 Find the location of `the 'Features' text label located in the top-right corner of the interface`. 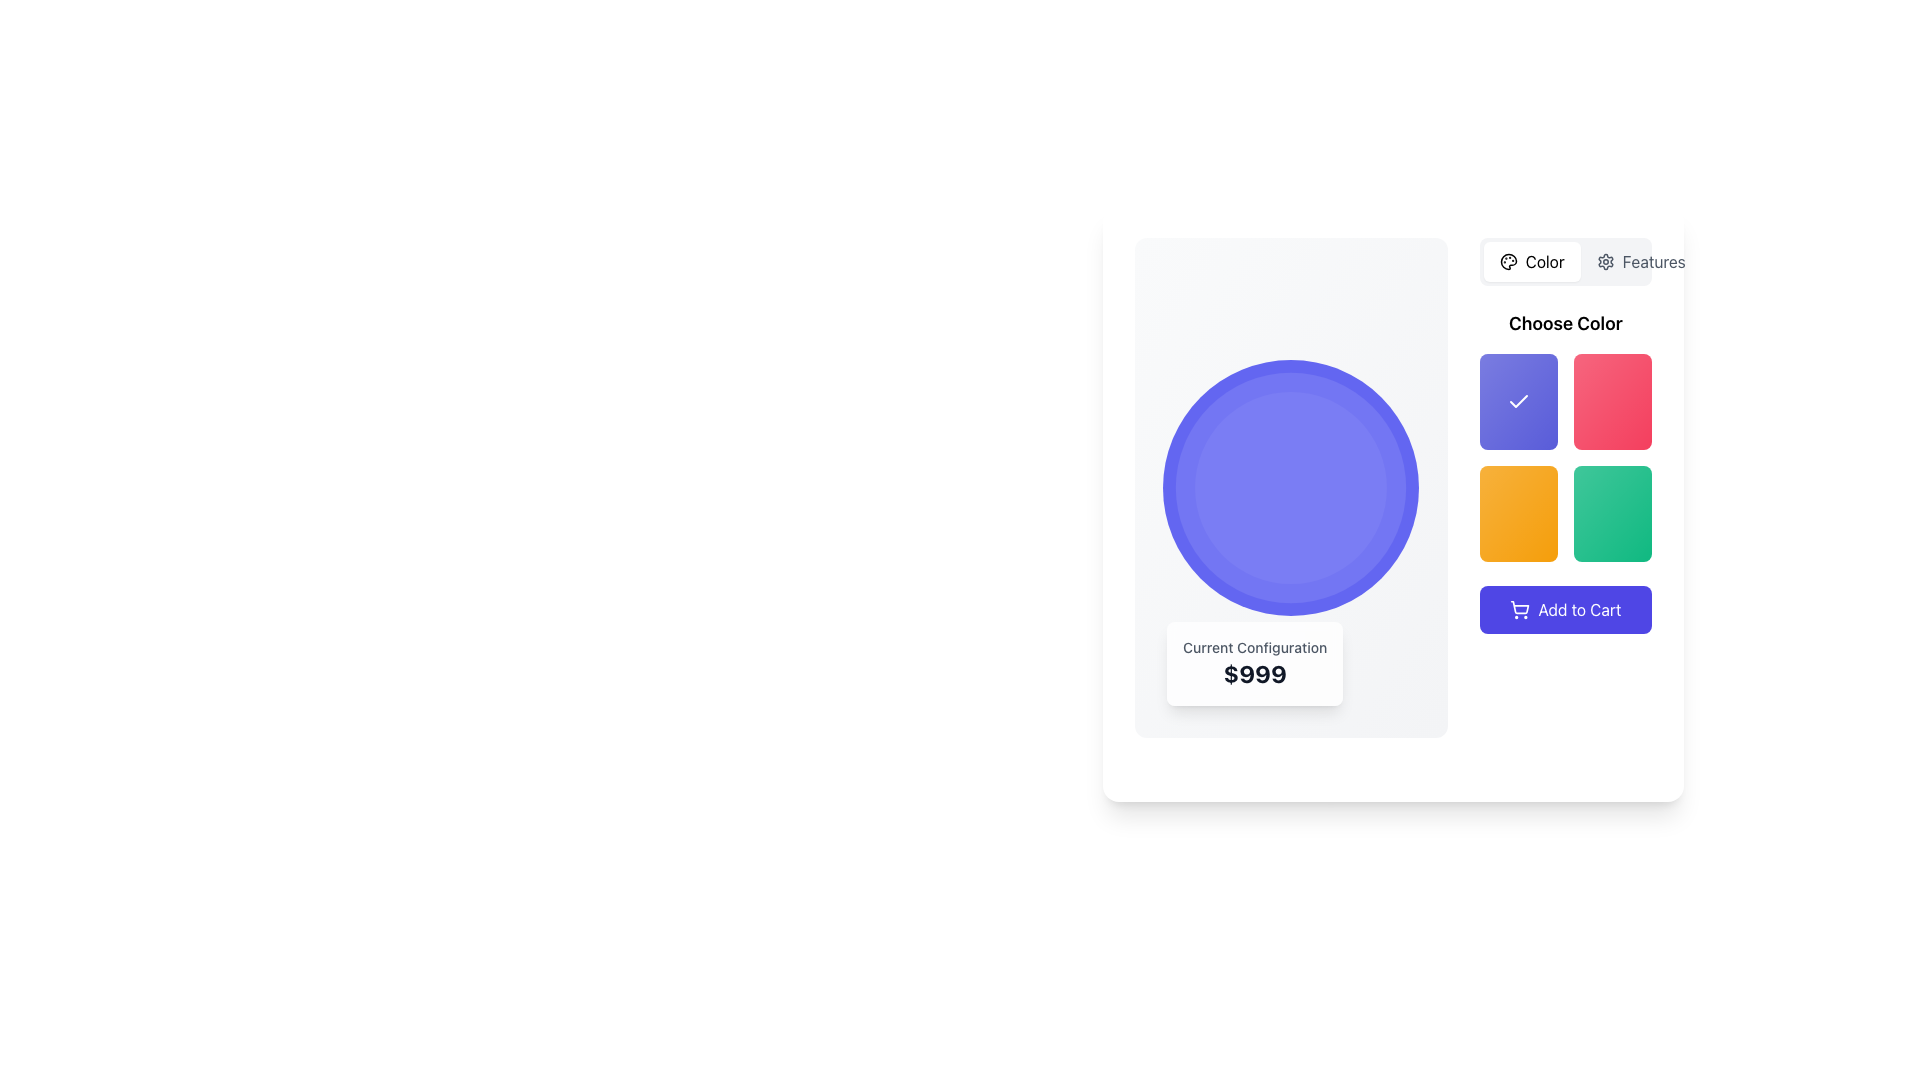

the 'Features' text label located in the top-right corner of the interface is located at coordinates (1654, 261).